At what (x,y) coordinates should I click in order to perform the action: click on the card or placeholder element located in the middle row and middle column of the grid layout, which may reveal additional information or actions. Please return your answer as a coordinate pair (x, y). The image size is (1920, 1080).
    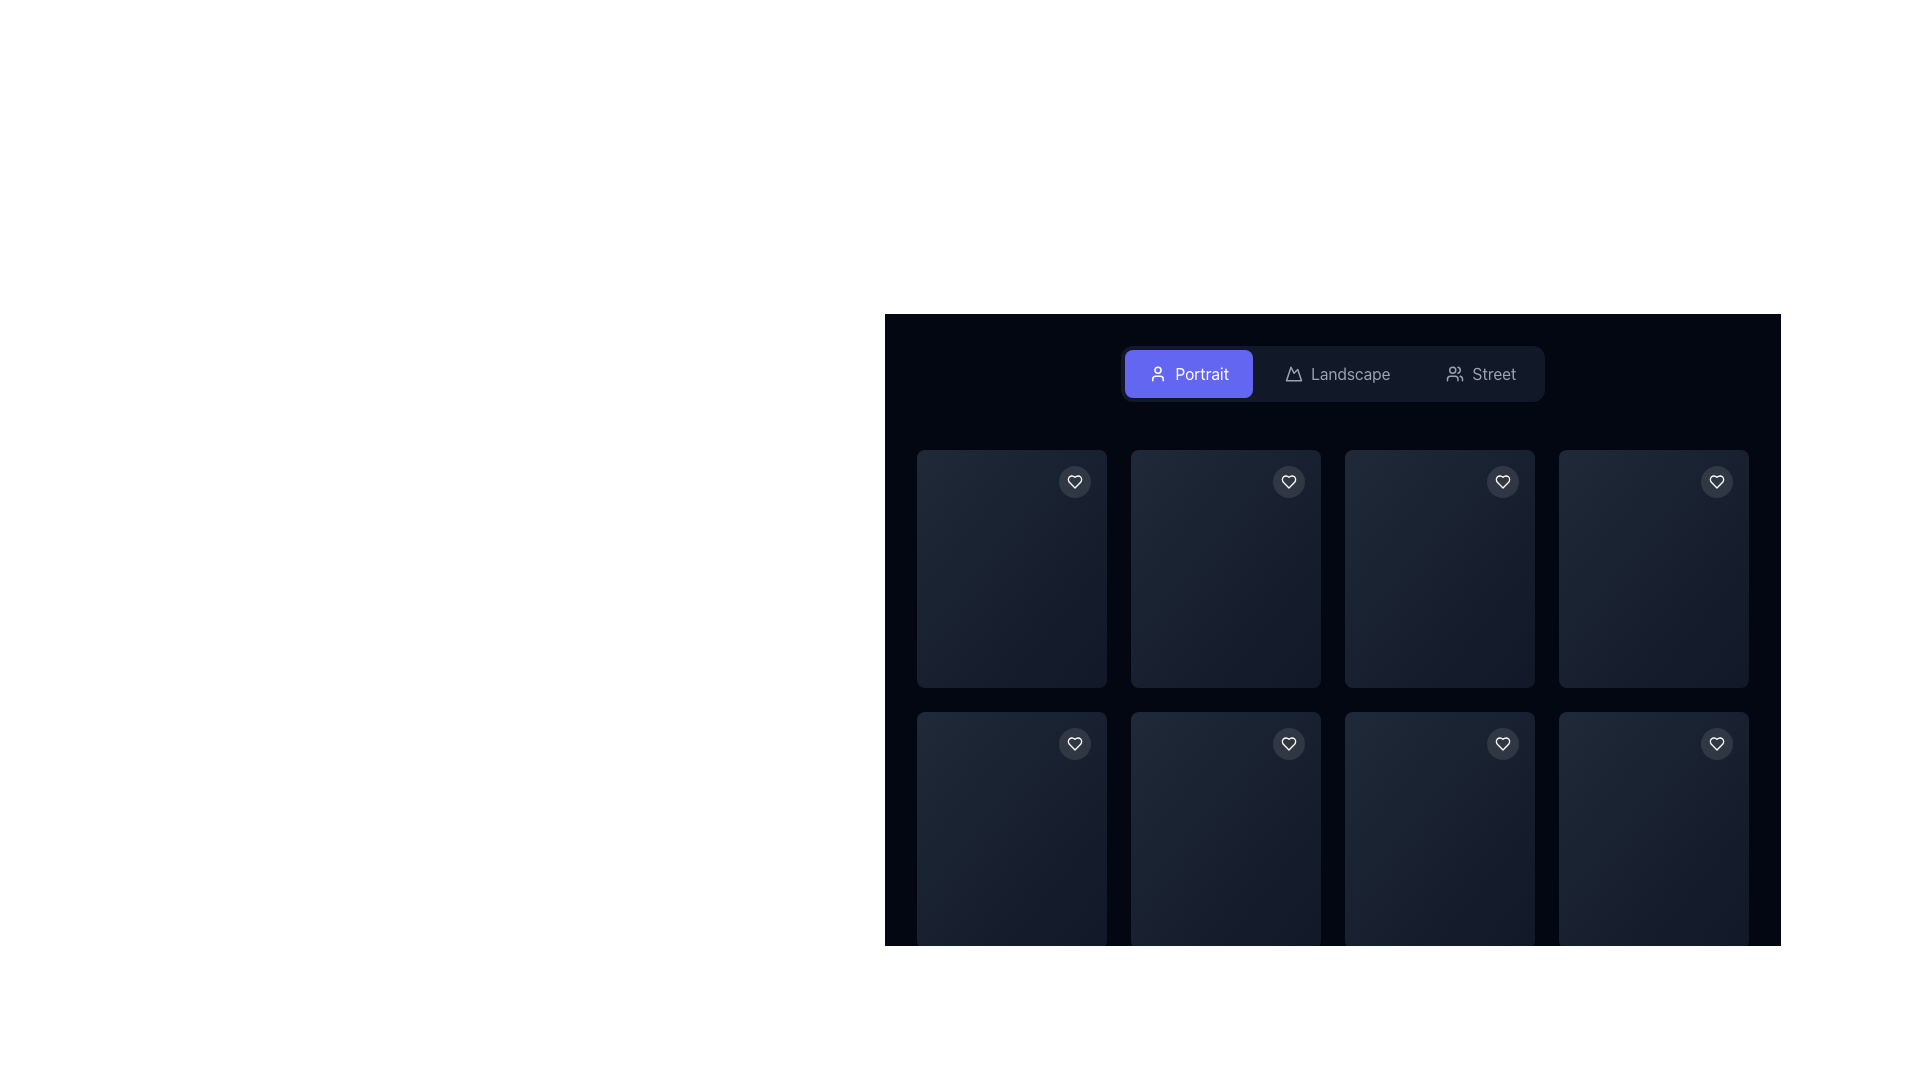
    Looking at the image, I should click on (1440, 640).